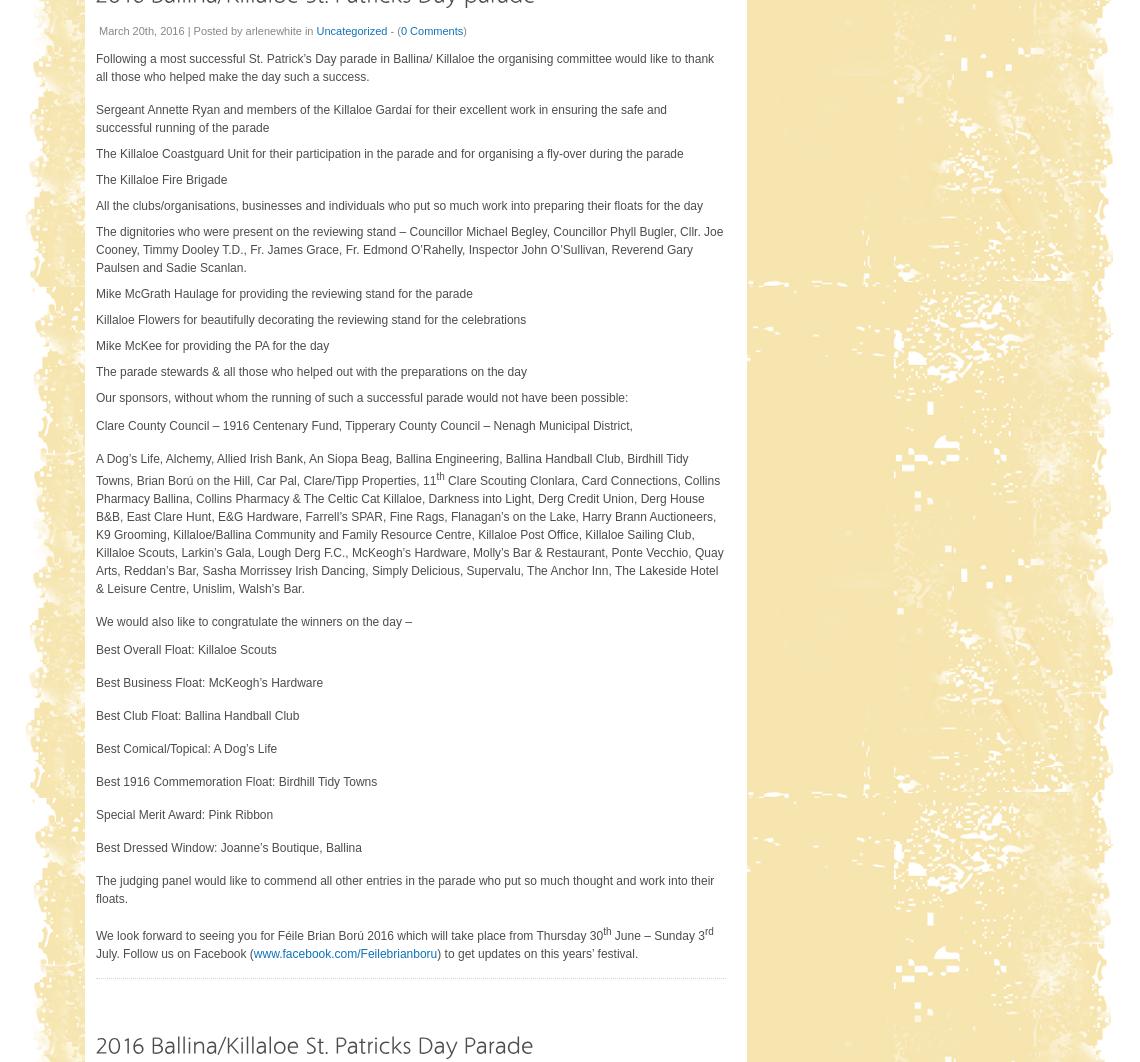 Image resolution: width=1140 pixels, height=1062 pixels. What do you see at coordinates (392, 29) in the screenshot?
I see `'- ('` at bounding box center [392, 29].